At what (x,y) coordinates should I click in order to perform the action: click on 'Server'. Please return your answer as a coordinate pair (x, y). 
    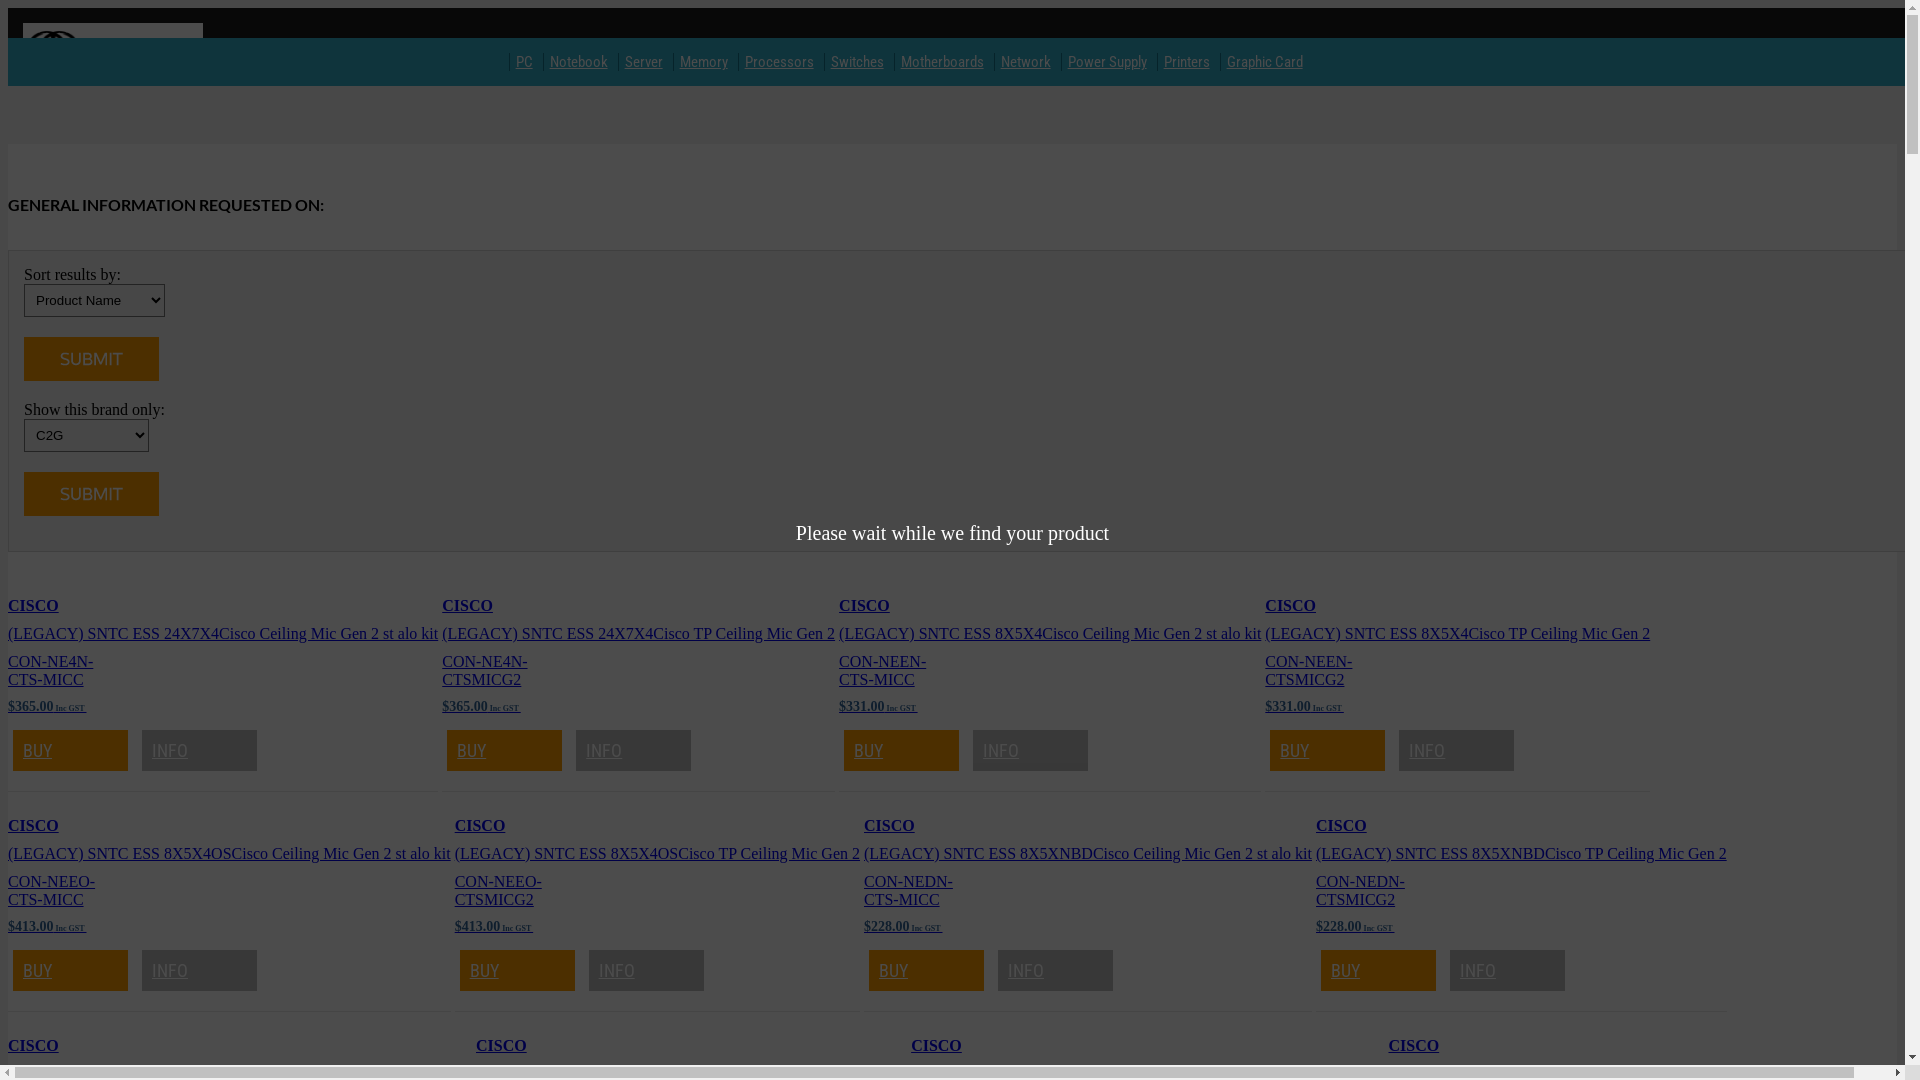
    Looking at the image, I should click on (643, 60).